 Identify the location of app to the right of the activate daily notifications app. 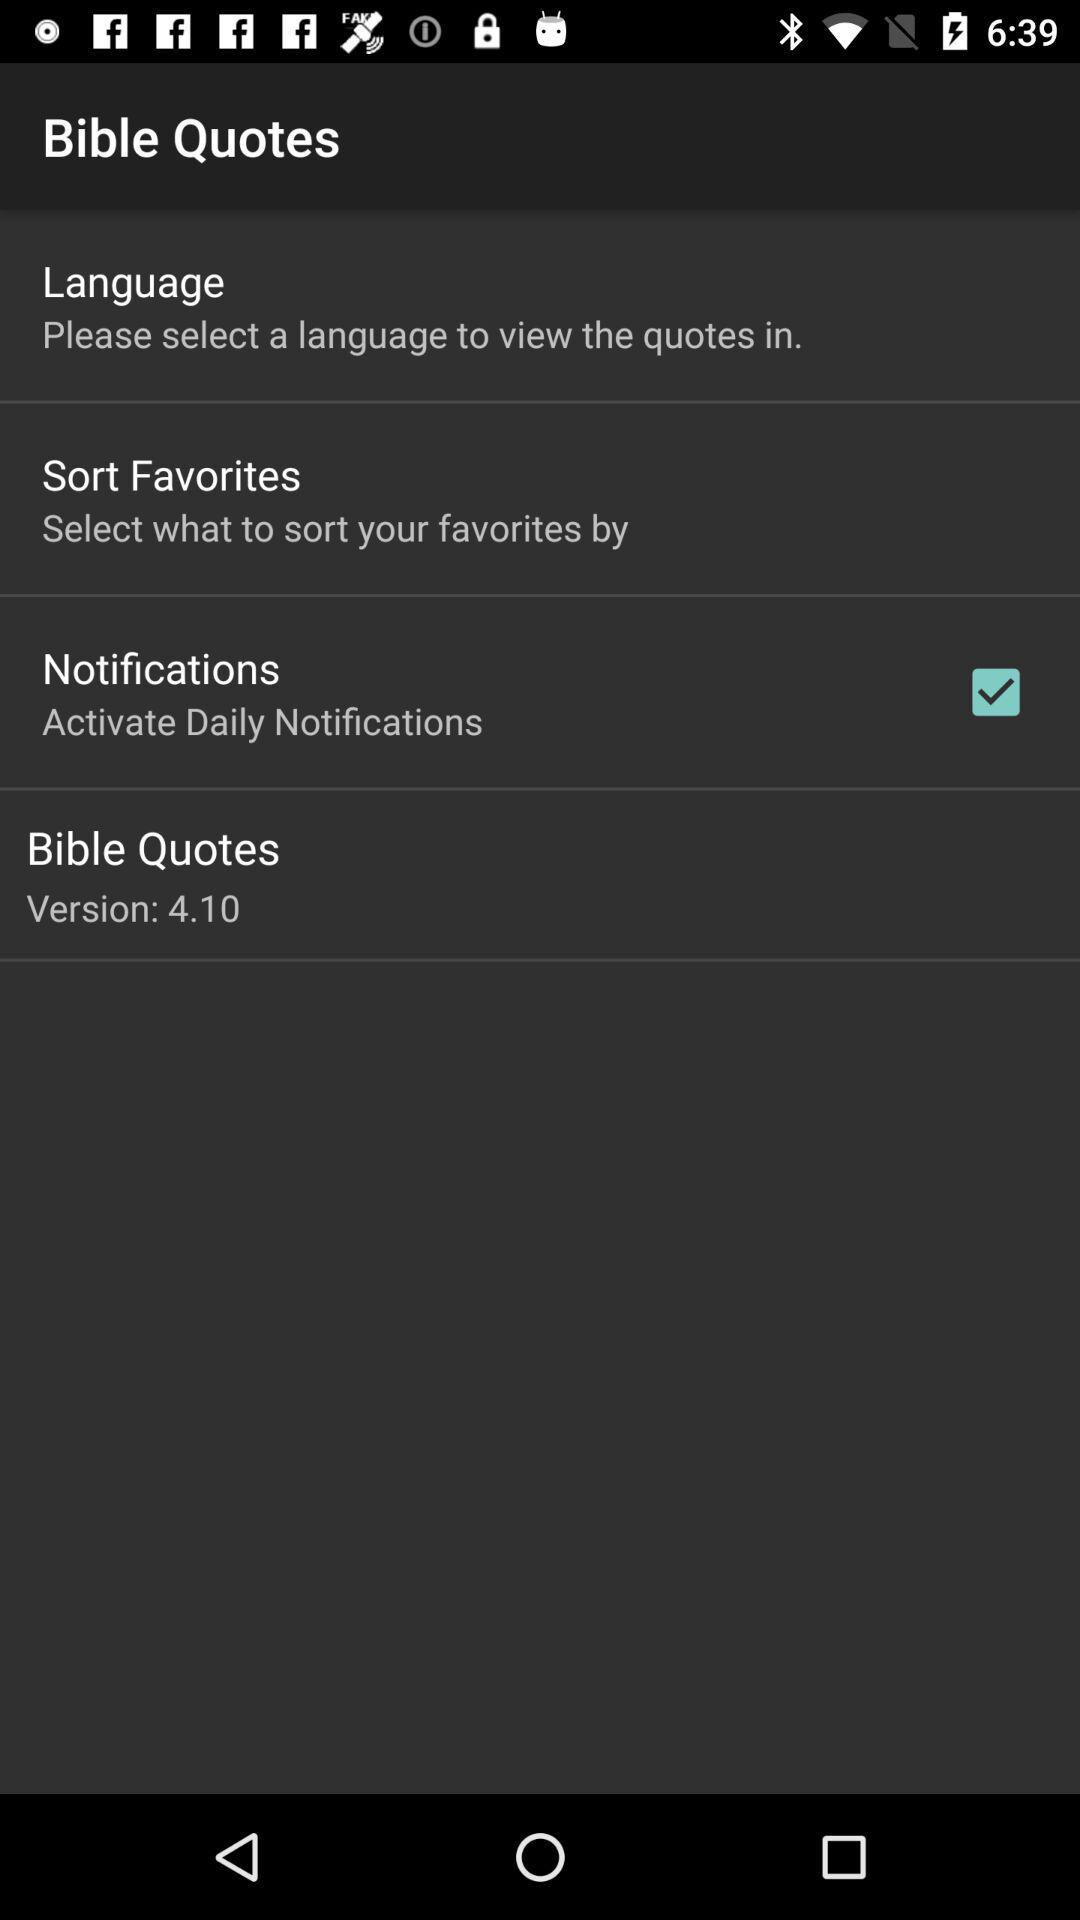
(995, 692).